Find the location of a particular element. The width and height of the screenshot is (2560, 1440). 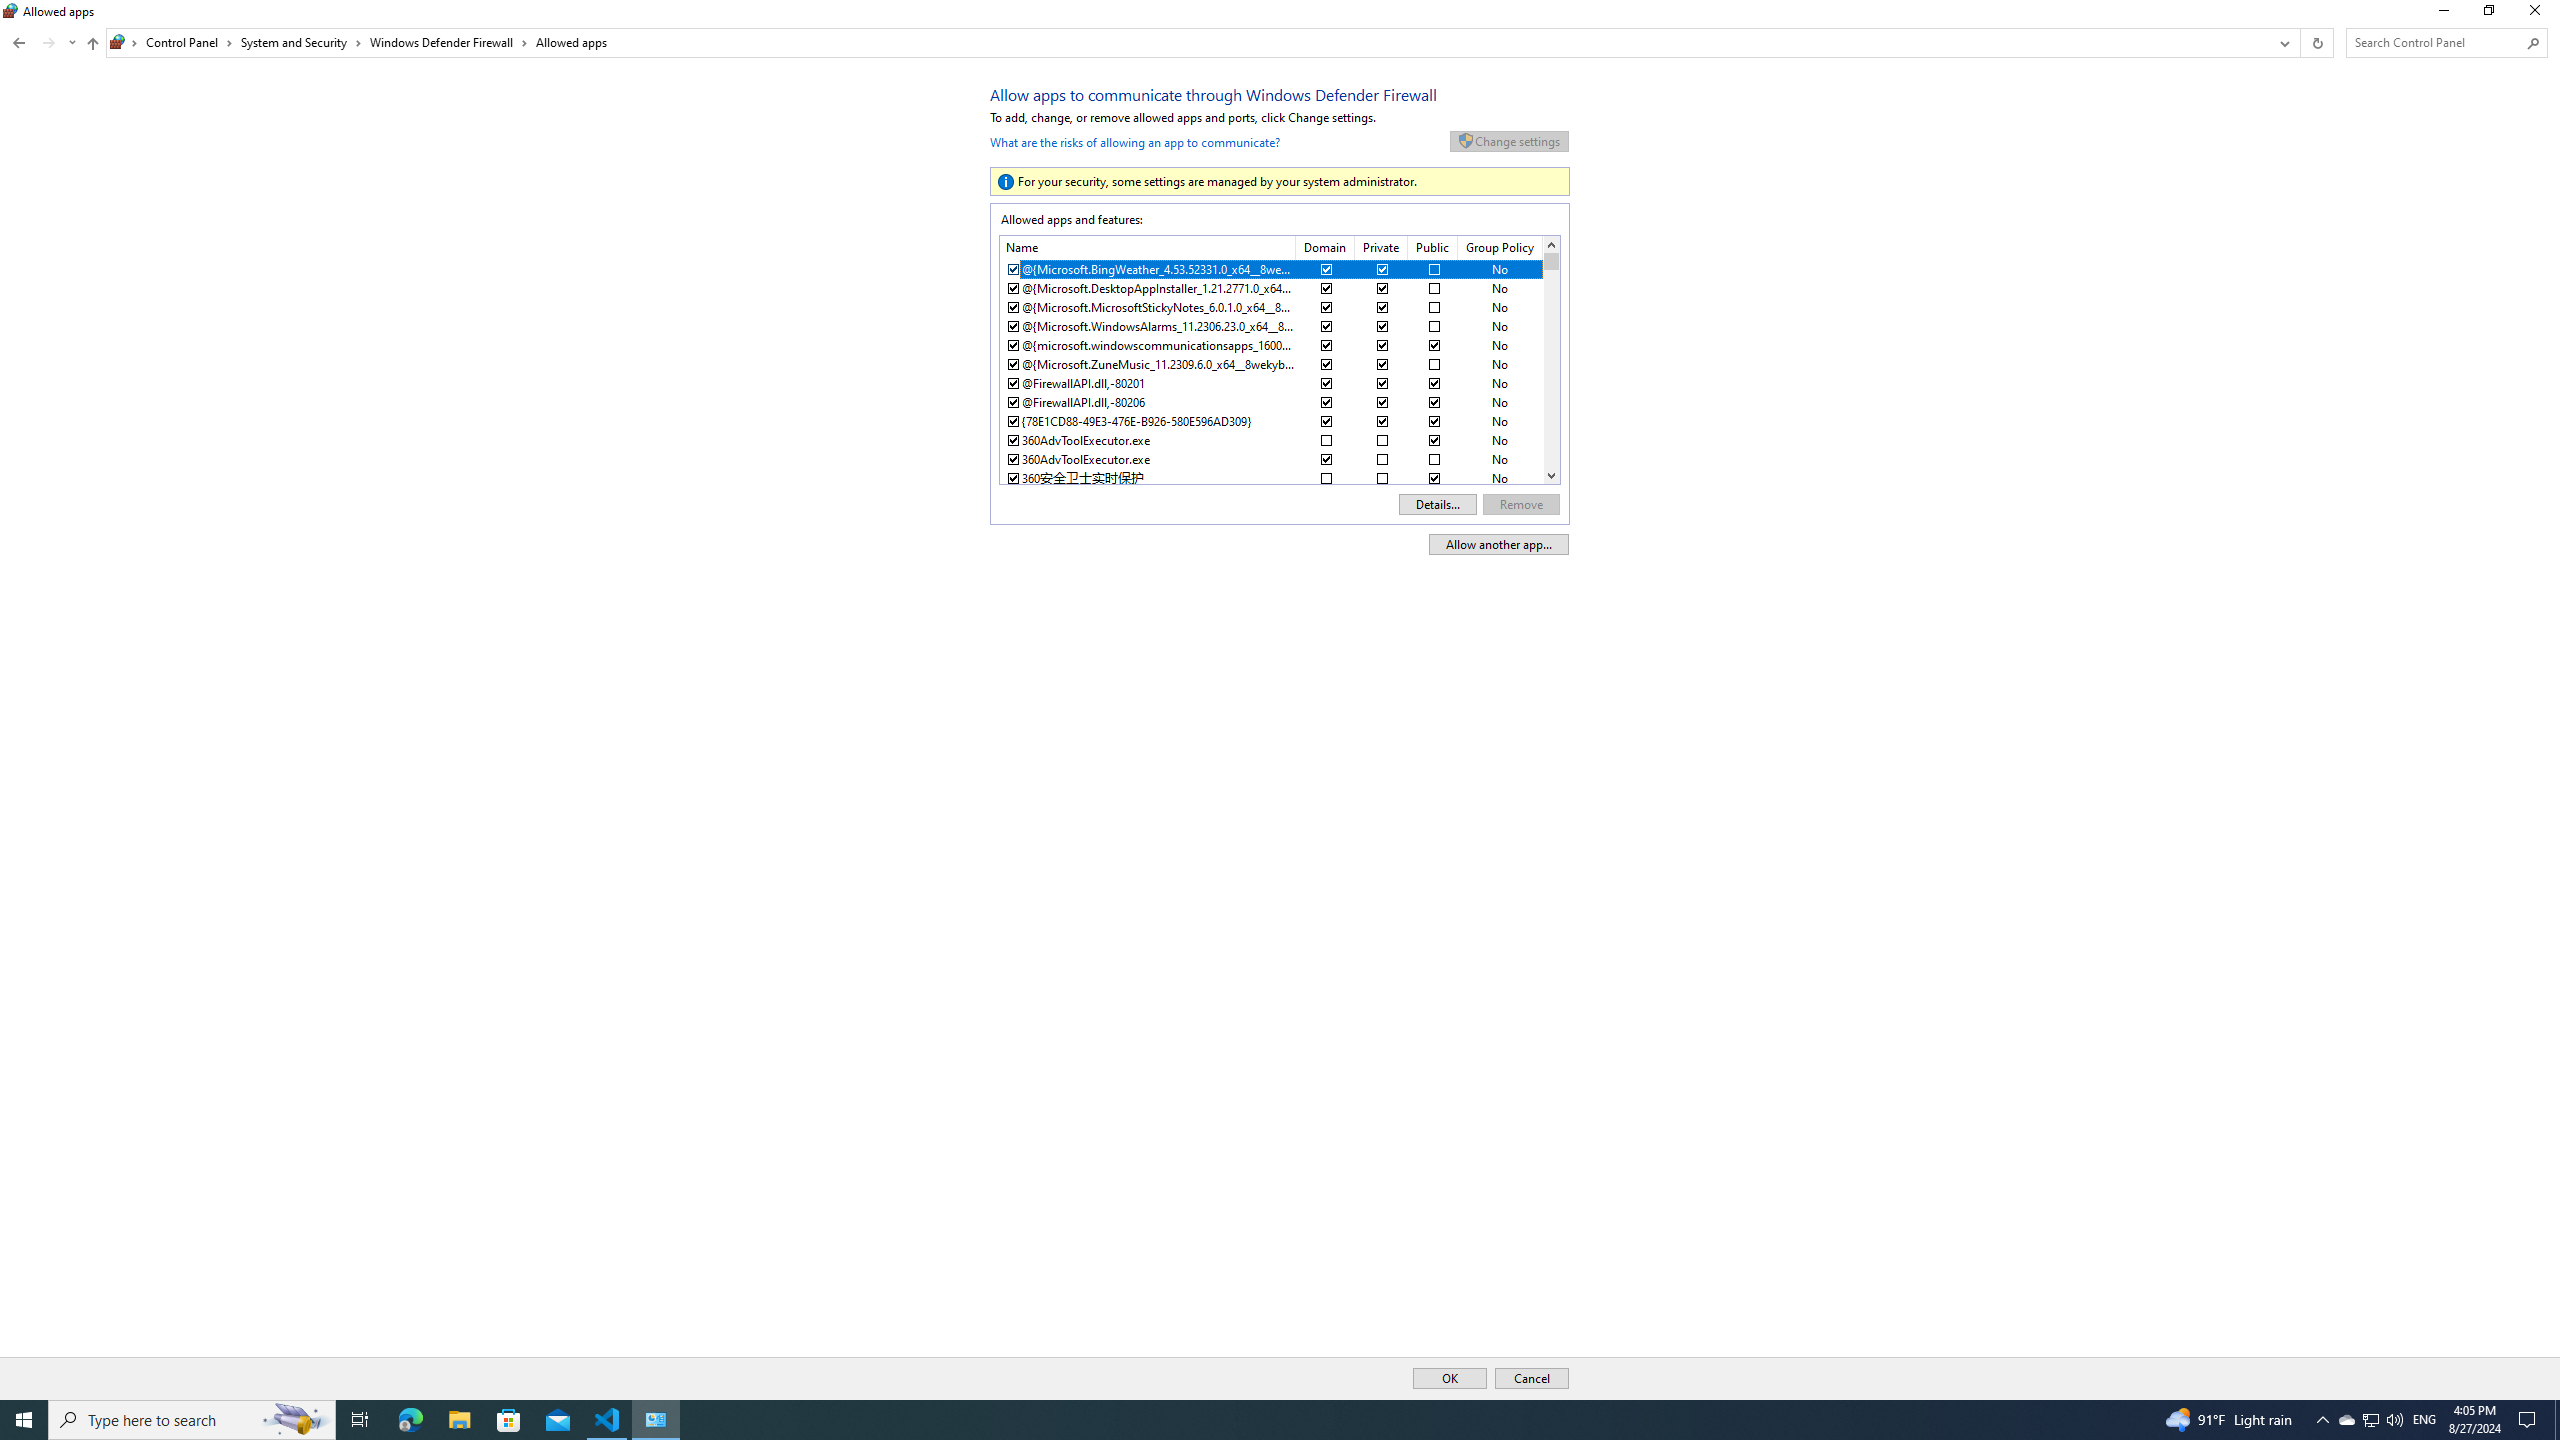

'Details...' is located at coordinates (1436, 502).